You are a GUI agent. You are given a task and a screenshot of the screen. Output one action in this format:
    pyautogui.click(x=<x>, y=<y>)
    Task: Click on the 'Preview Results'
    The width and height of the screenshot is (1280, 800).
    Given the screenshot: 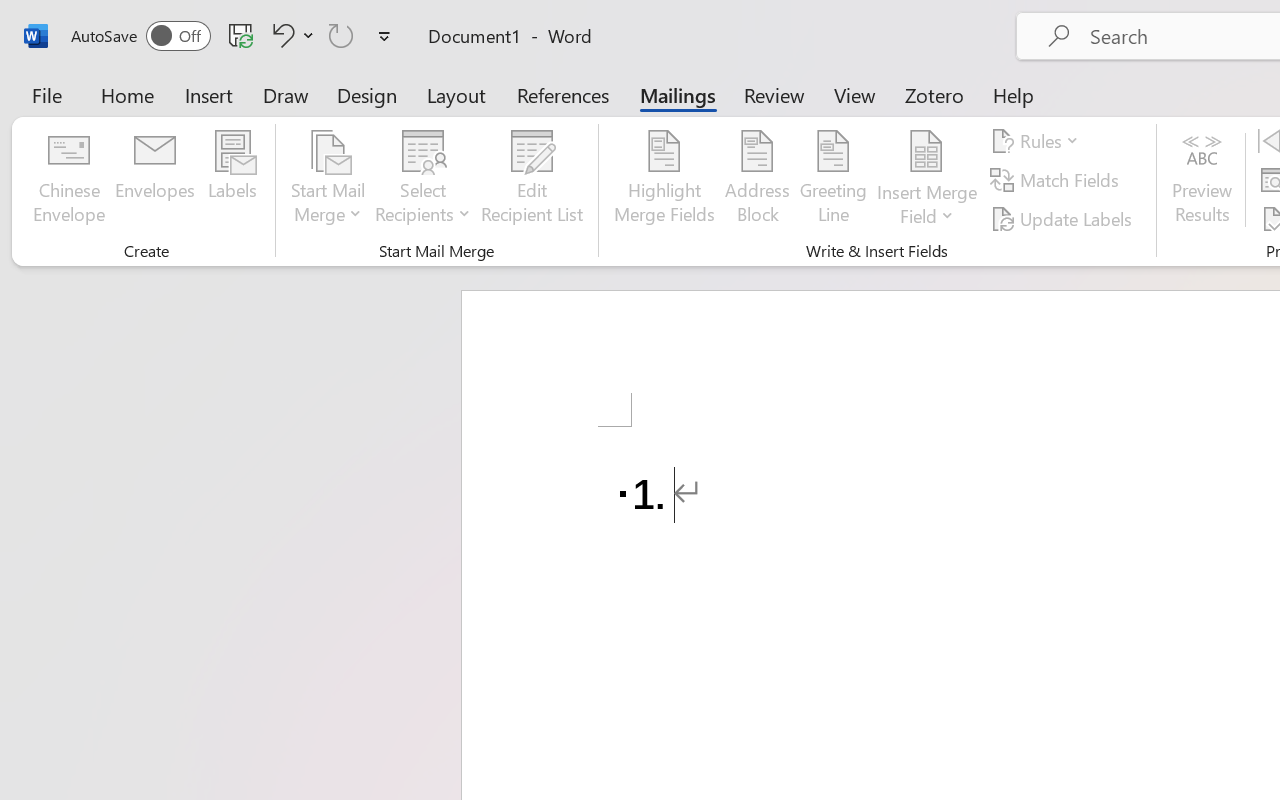 What is the action you would take?
    pyautogui.click(x=1201, y=179)
    